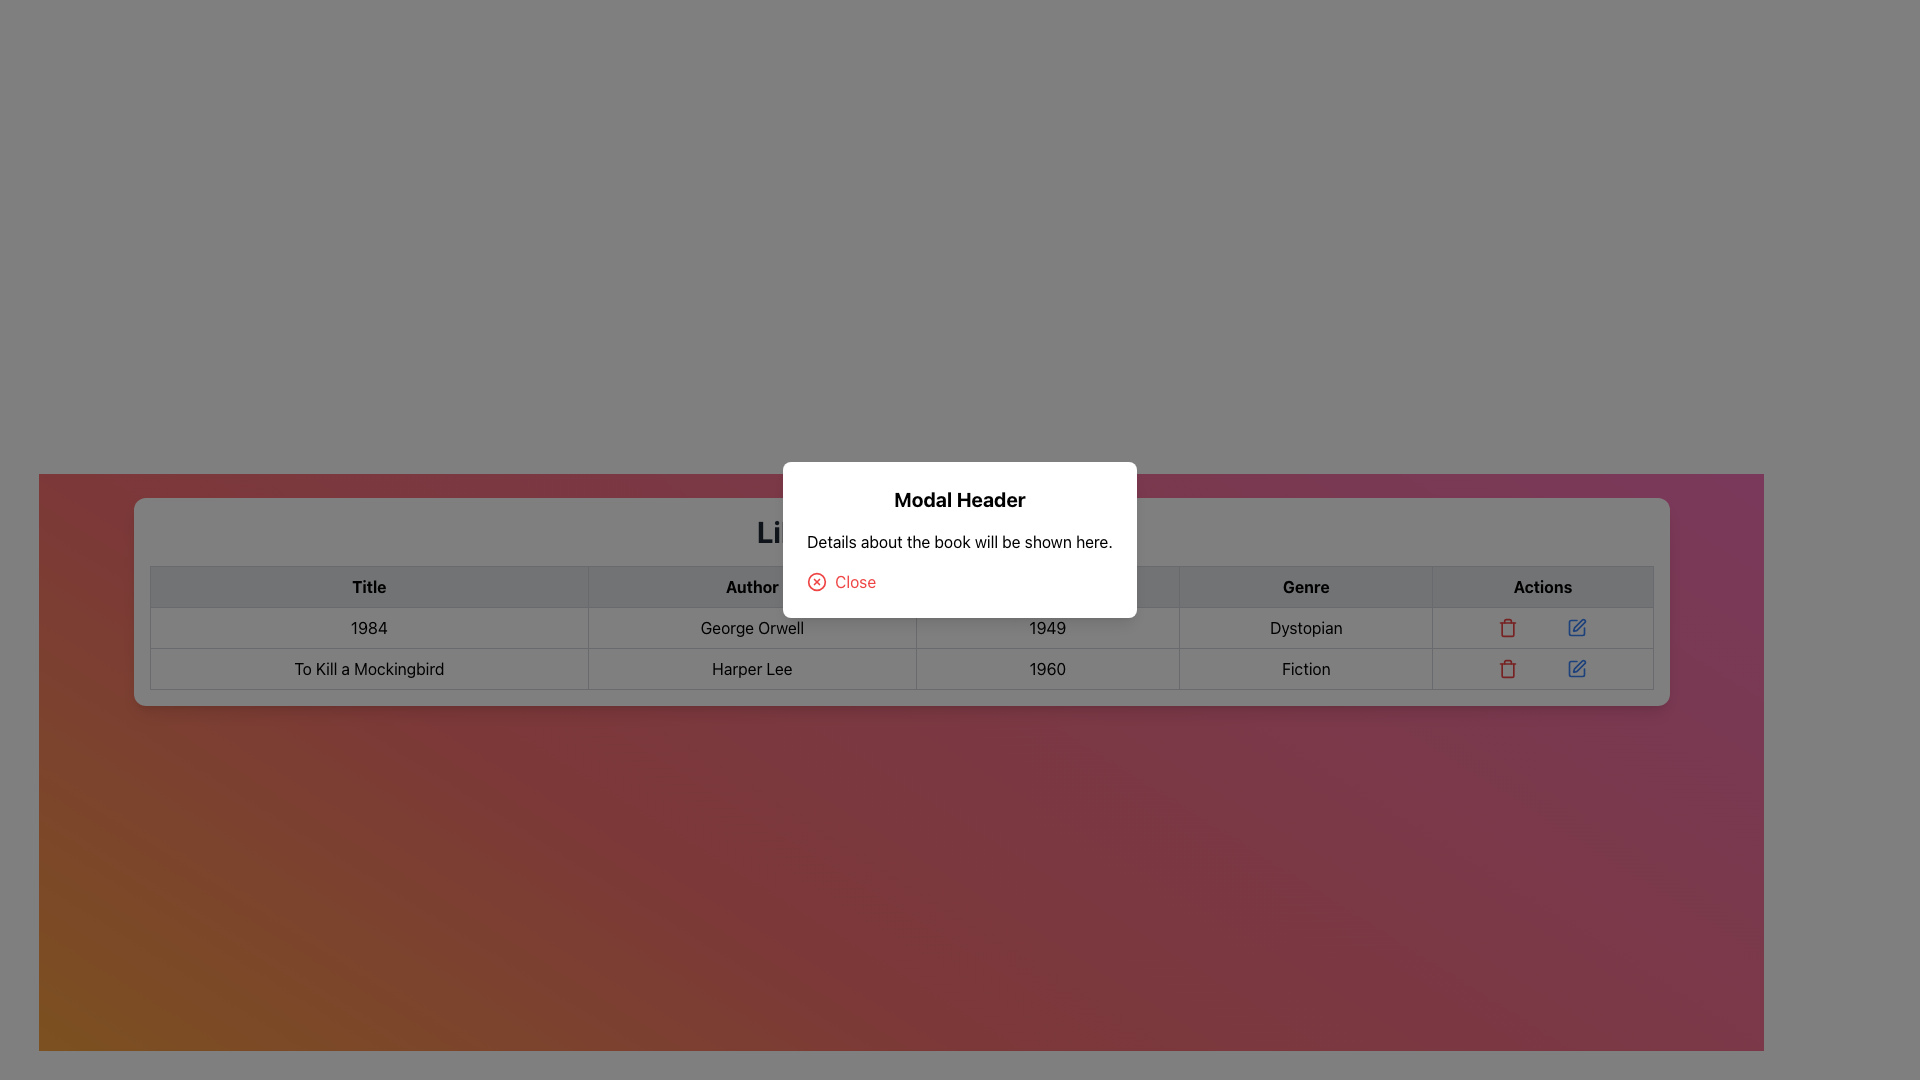 Image resolution: width=1920 pixels, height=1080 pixels. What do you see at coordinates (1576, 627) in the screenshot?
I see `the blue pen icon button located on the far right of the second row in the 'Actions' column of the table` at bounding box center [1576, 627].